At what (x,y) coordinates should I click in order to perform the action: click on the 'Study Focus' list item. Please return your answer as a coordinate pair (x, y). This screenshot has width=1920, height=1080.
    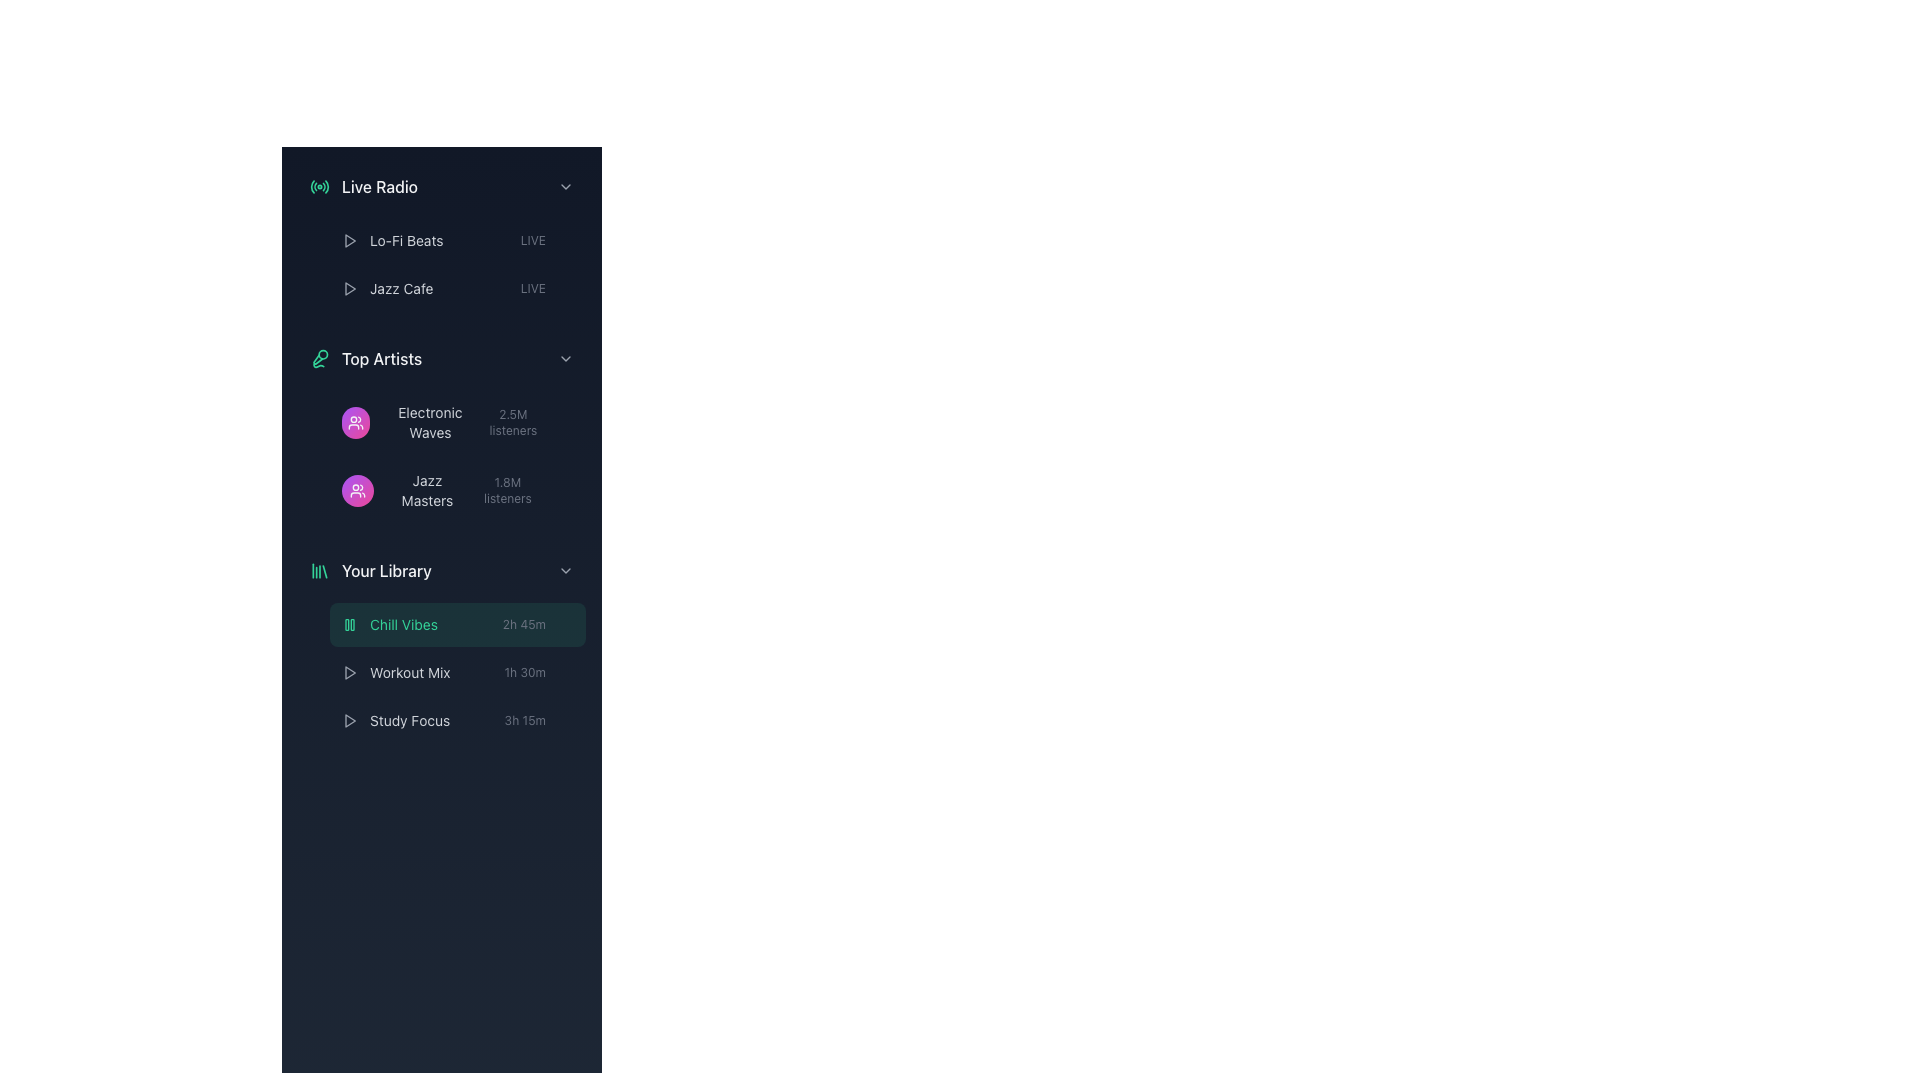
    Looking at the image, I should click on (395, 721).